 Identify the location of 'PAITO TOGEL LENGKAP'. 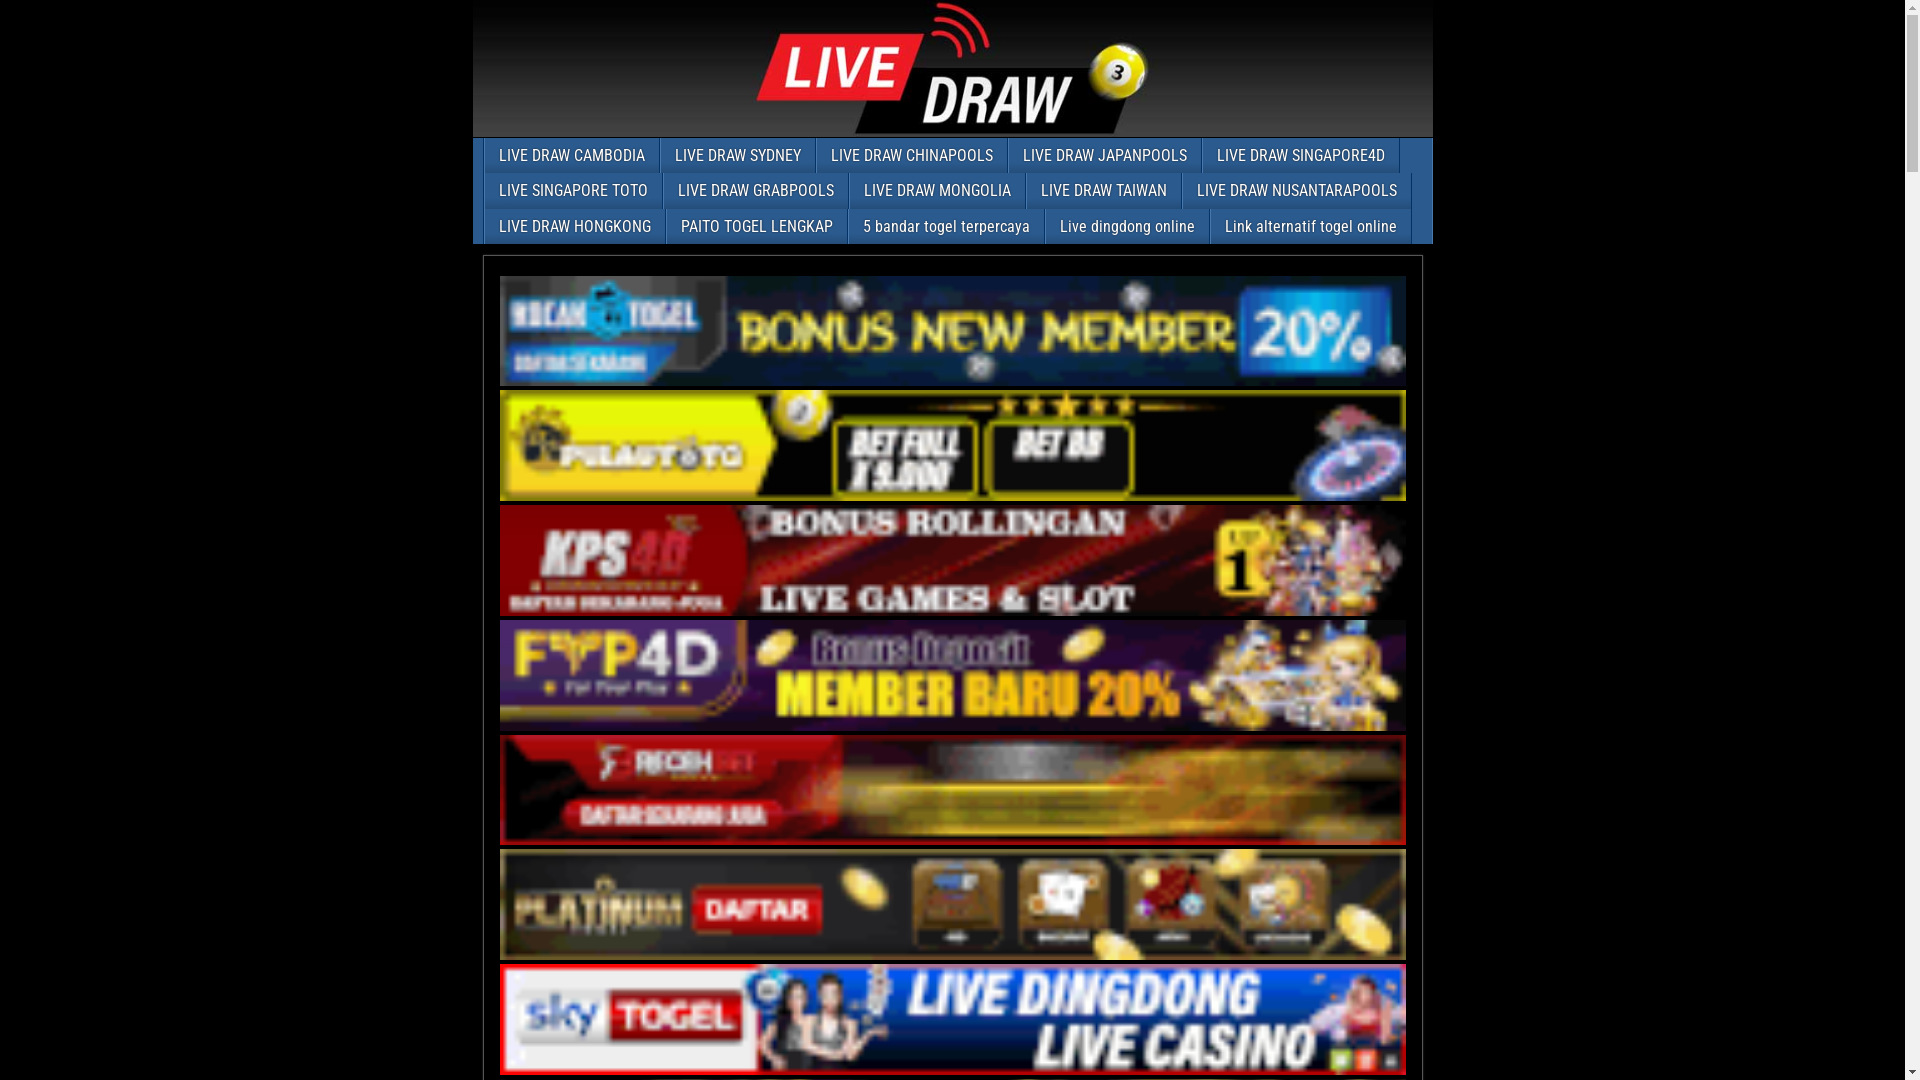
(754, 225).